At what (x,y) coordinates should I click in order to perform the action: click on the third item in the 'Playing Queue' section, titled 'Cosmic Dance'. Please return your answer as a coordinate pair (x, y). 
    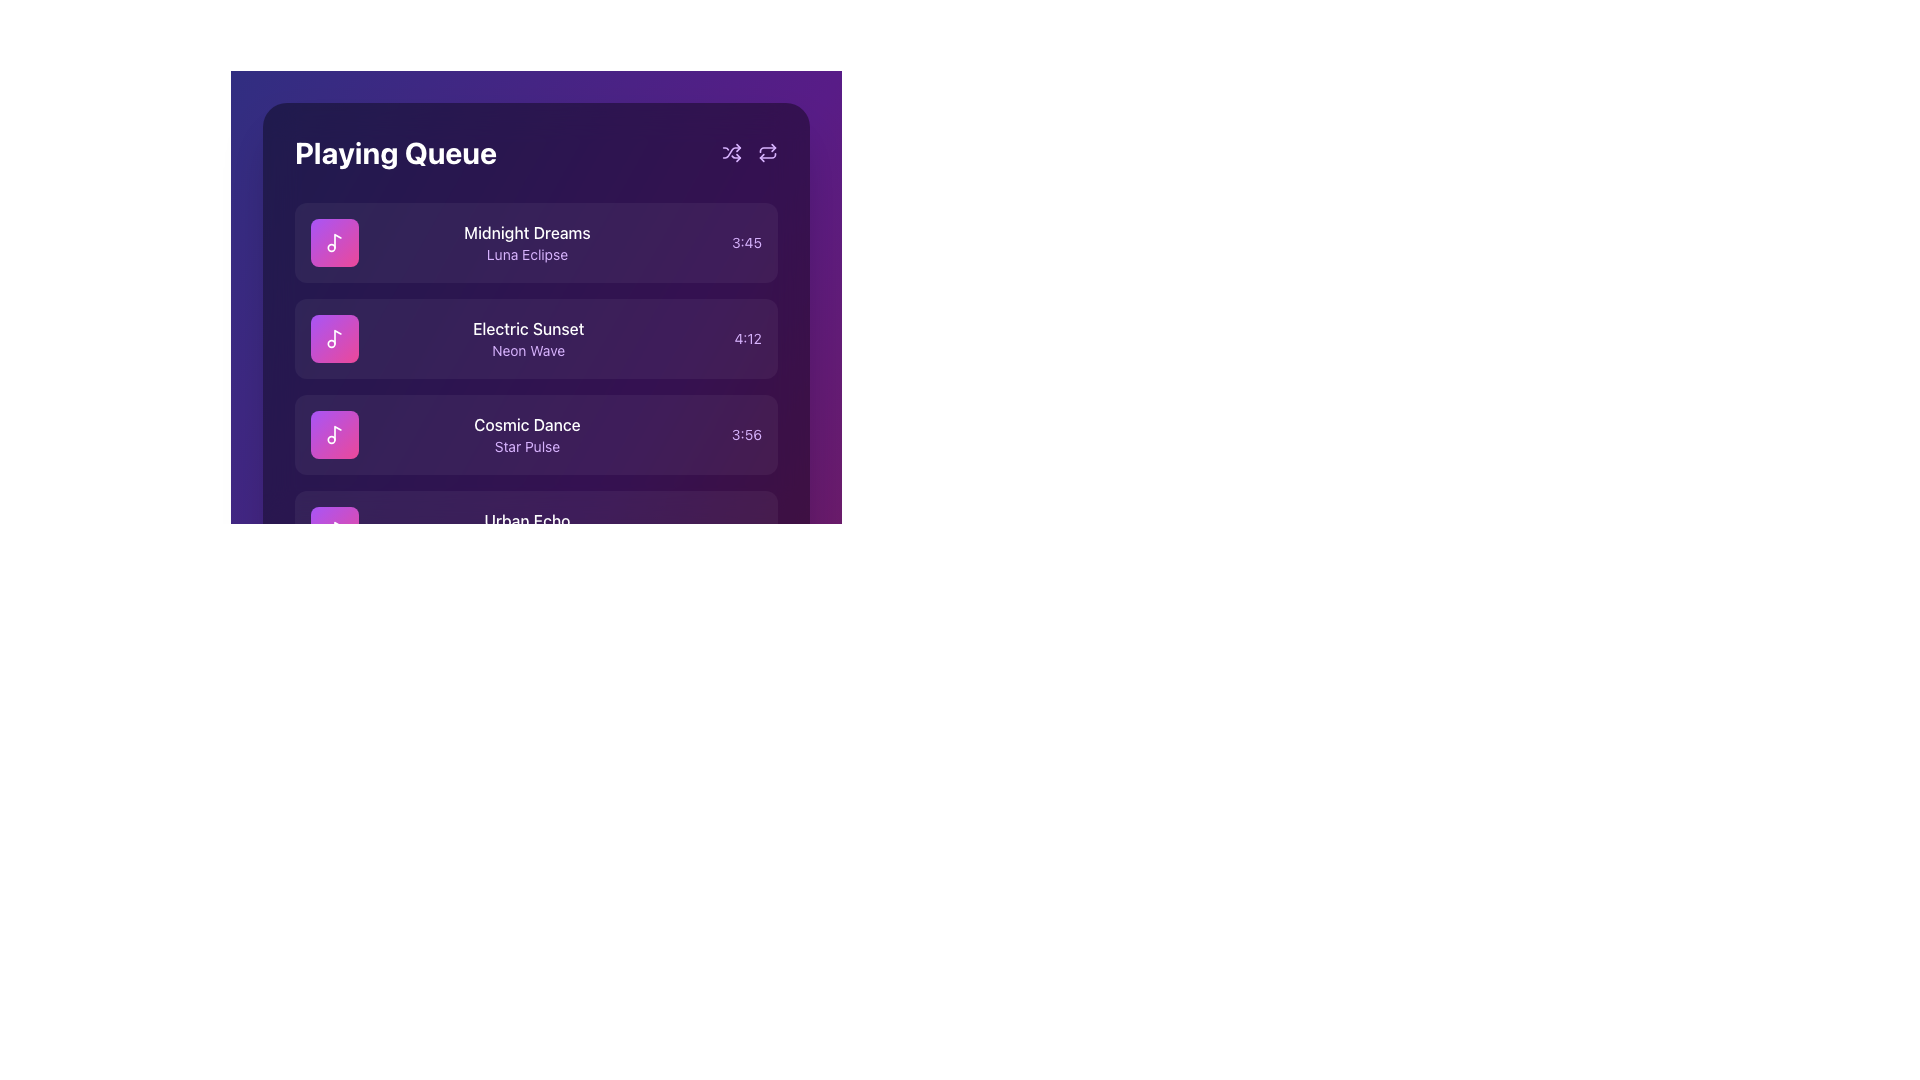
    Looking at the image, I should click on (536, 434).